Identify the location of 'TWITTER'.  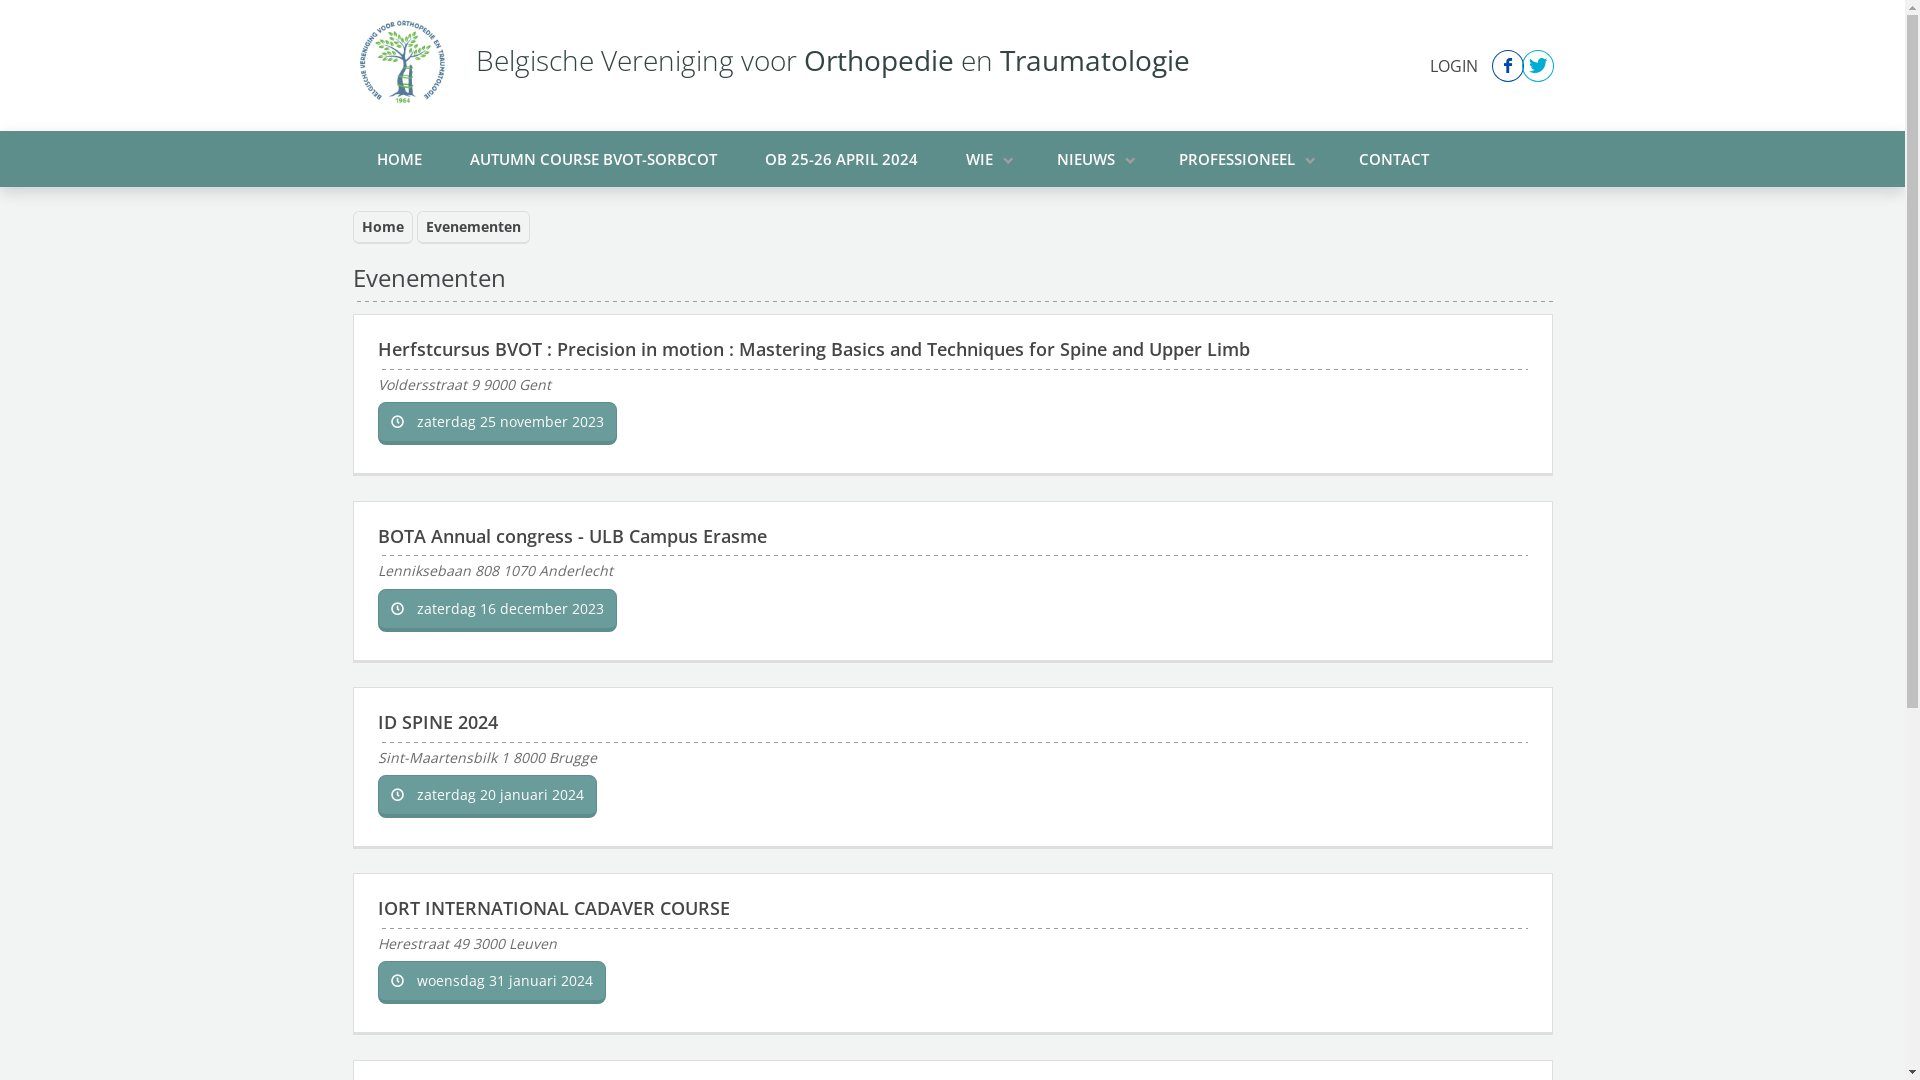
(1520, 64).